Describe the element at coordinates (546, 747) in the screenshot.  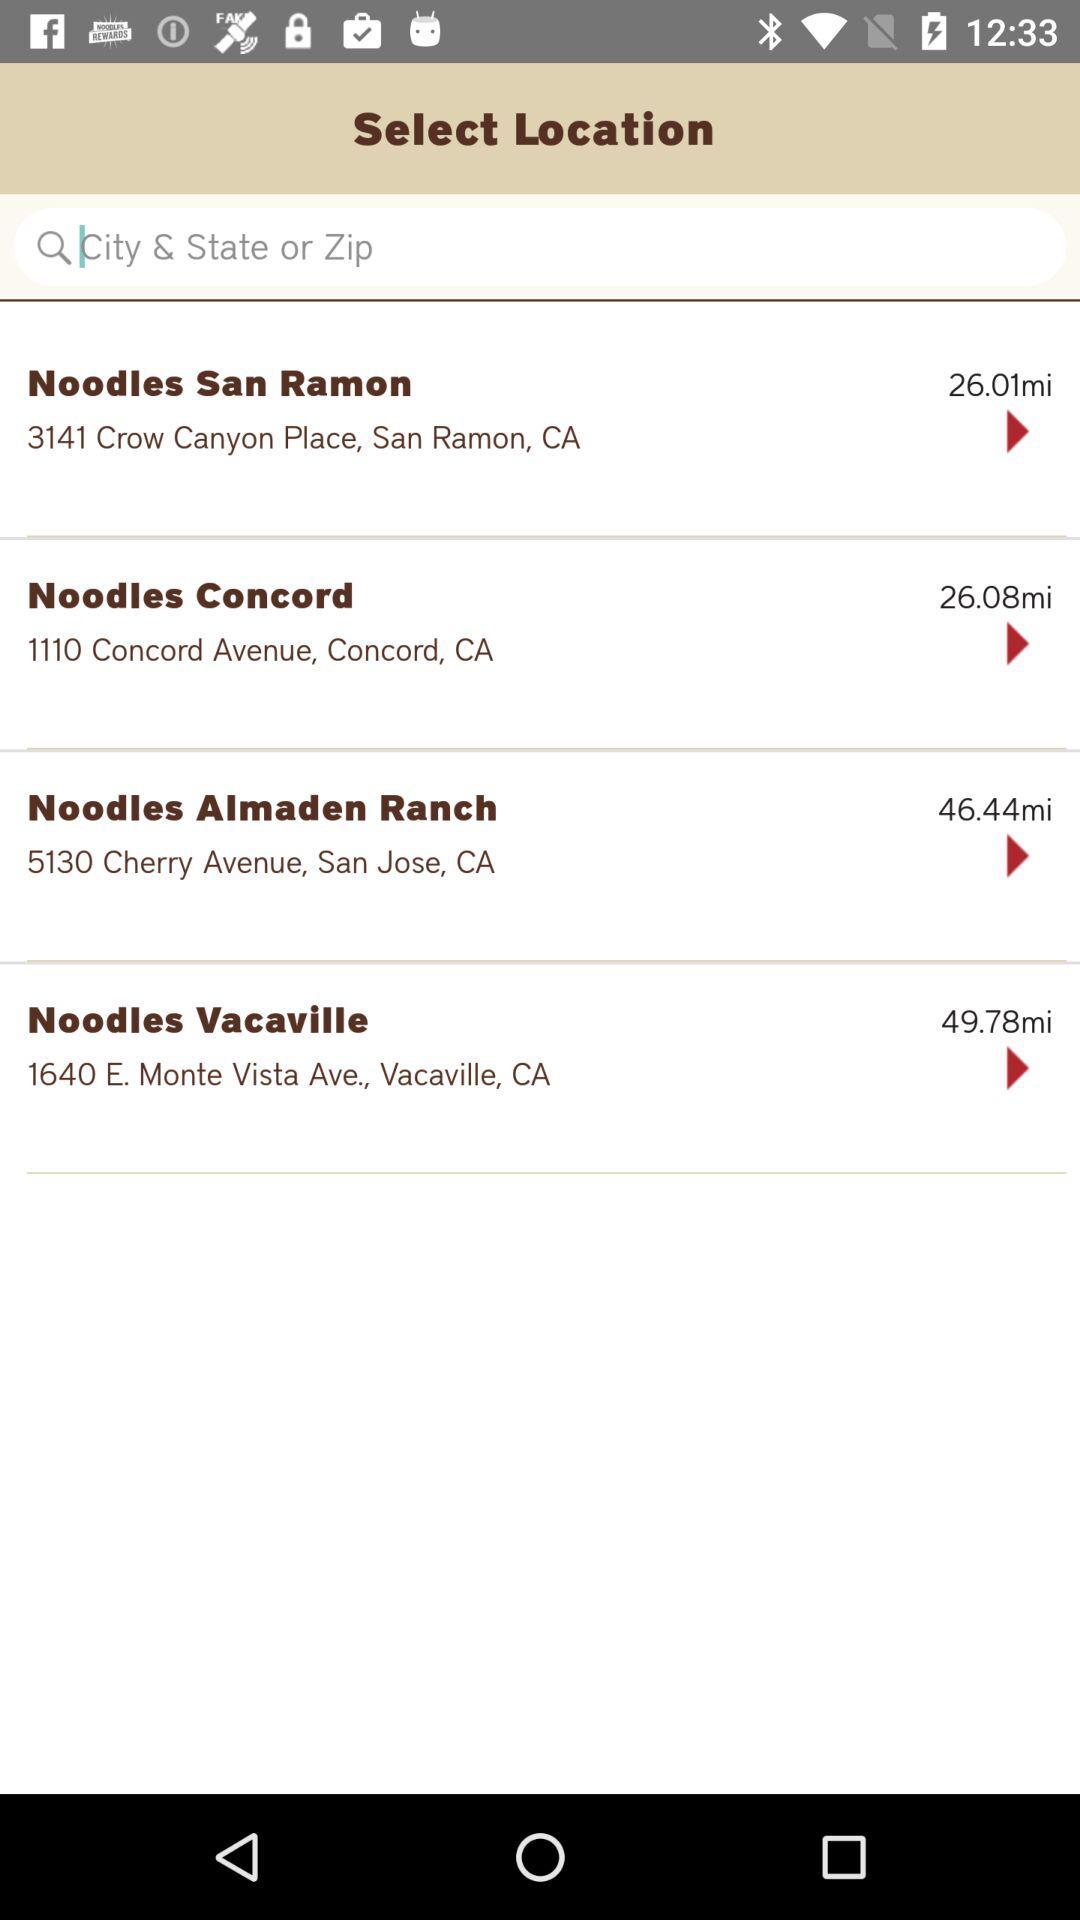
I see `the icon above noodles almaden ranch  item` at that location.